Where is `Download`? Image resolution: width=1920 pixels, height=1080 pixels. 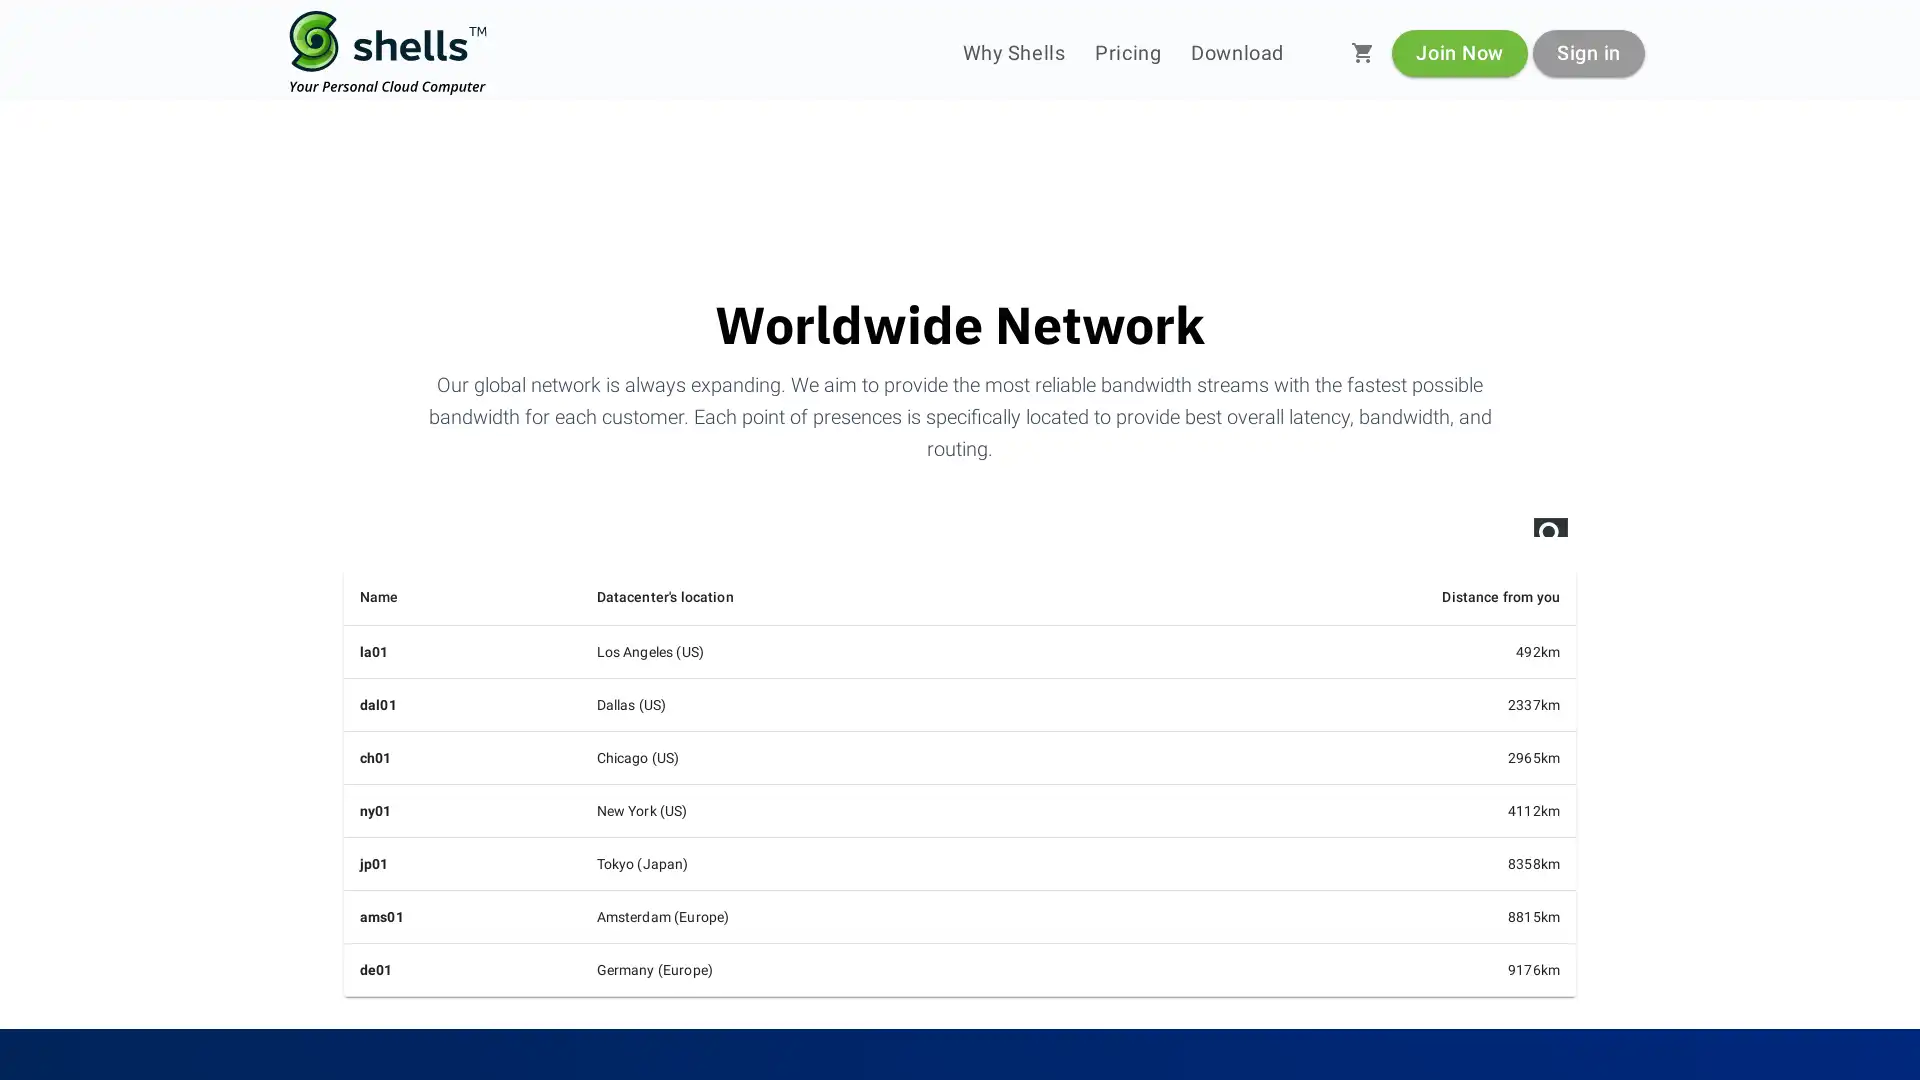 Download is located at coordinates (1236, 52).